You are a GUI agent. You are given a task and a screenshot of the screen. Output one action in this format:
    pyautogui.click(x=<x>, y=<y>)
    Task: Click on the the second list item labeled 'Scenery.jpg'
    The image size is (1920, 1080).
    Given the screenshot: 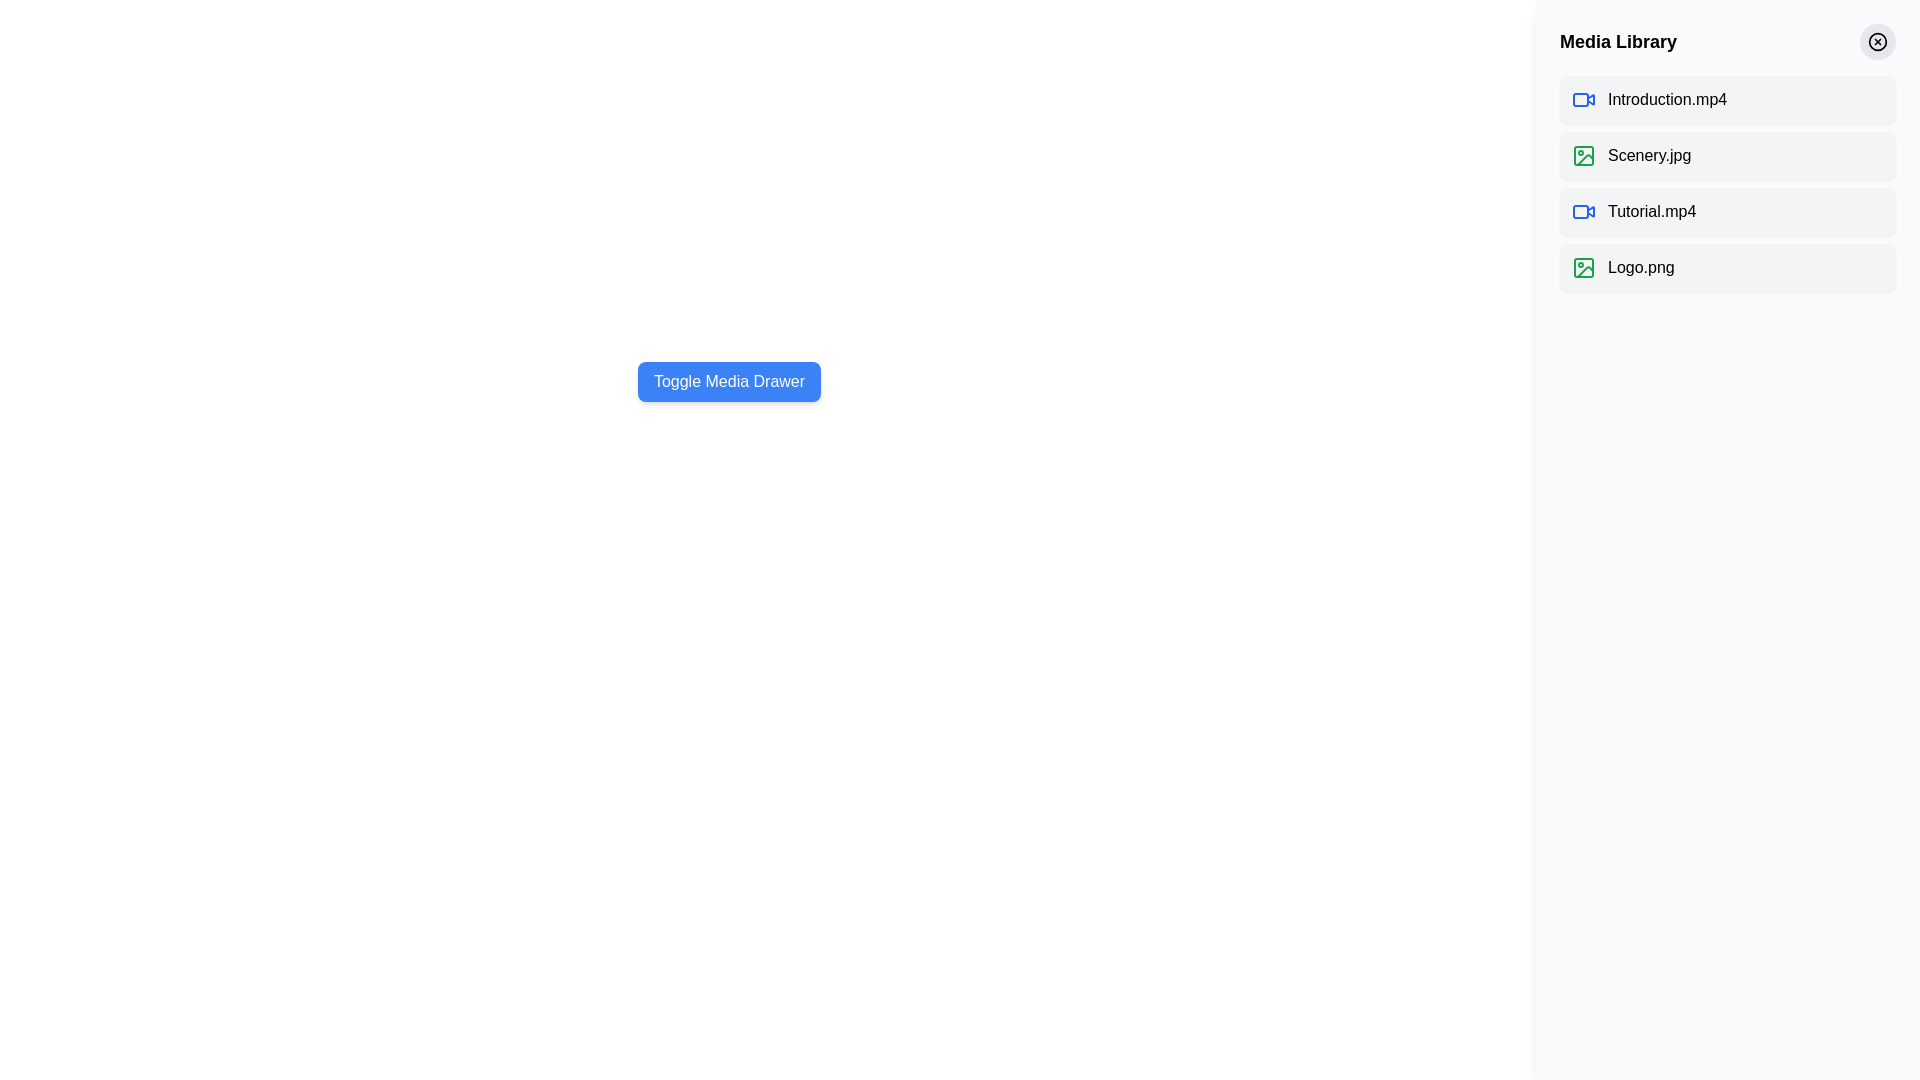 What is the action you would take?
    pyautogui.click(x=1727, y=154)
    